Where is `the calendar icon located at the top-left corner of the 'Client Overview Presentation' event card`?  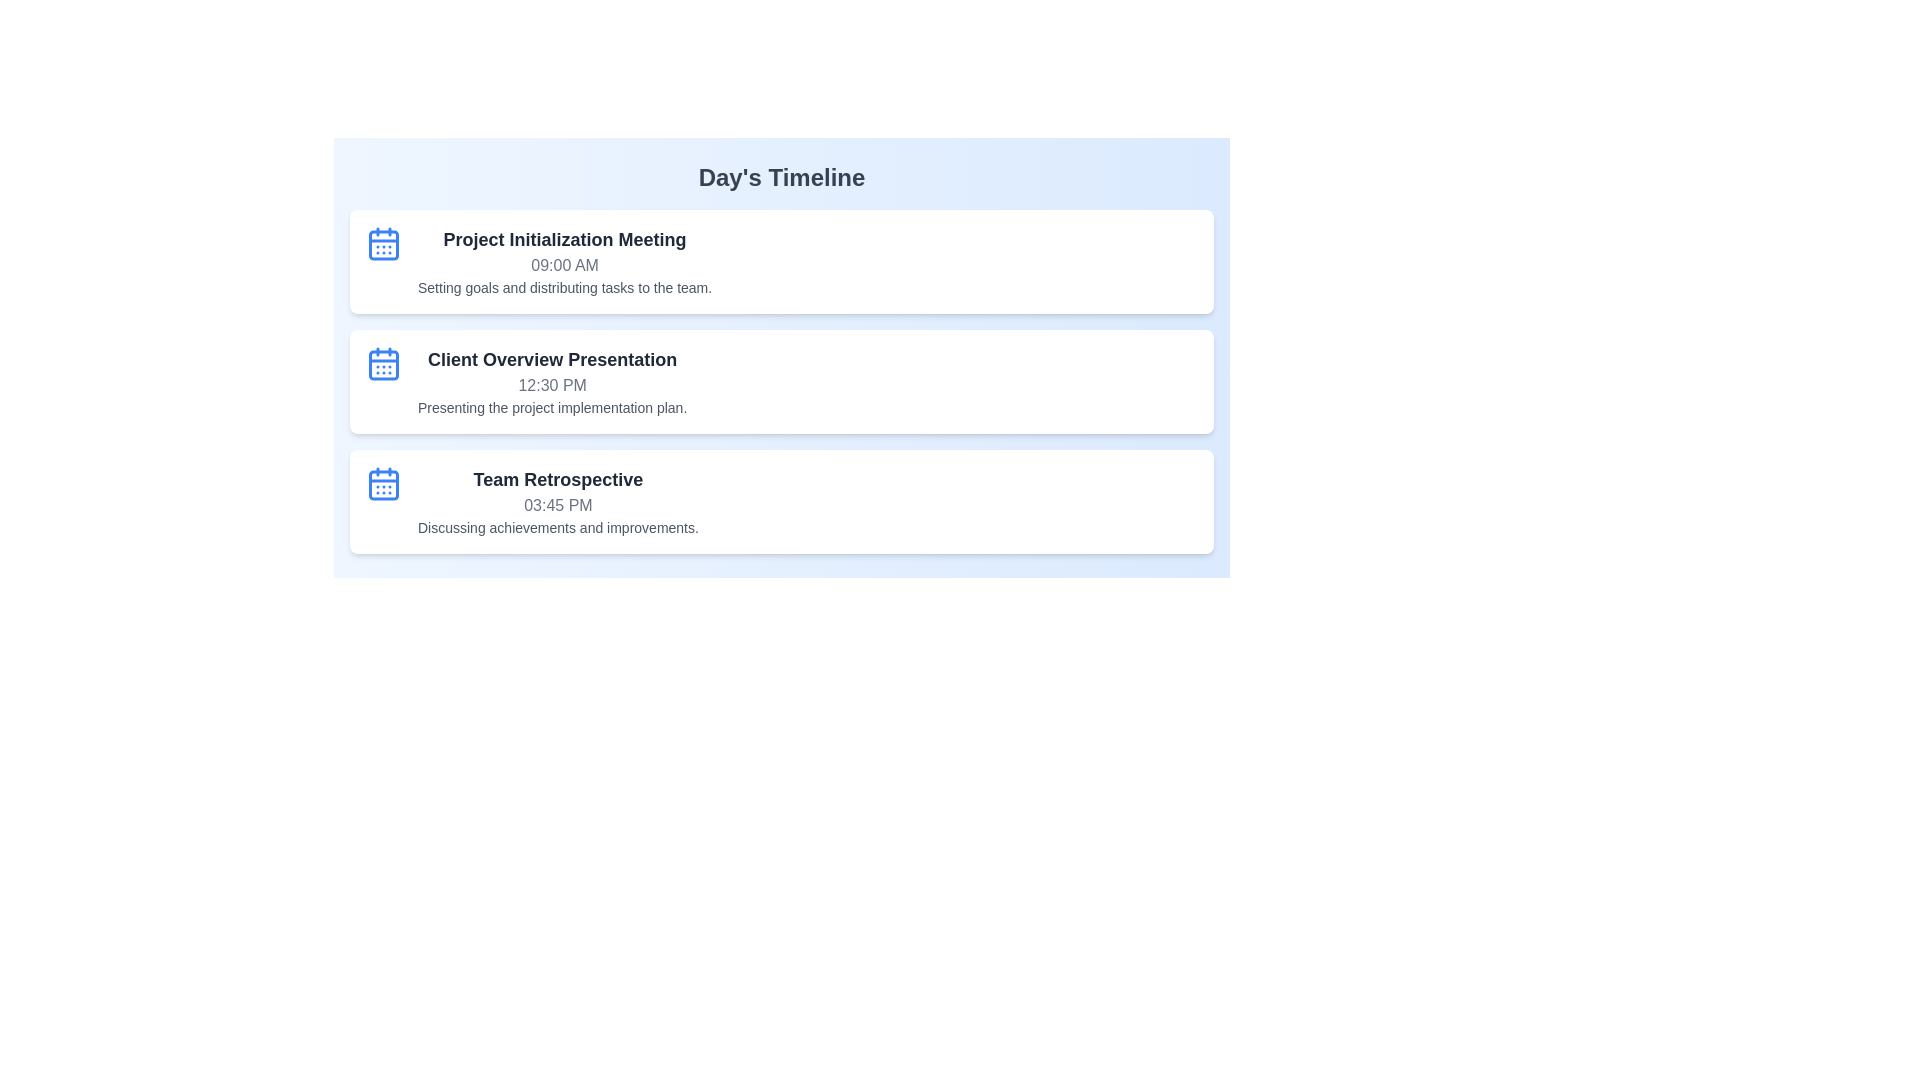
the calendar icon located at the top-left corner of the 'Client Overview Presentation' event card is located at coordinates (384, 363).